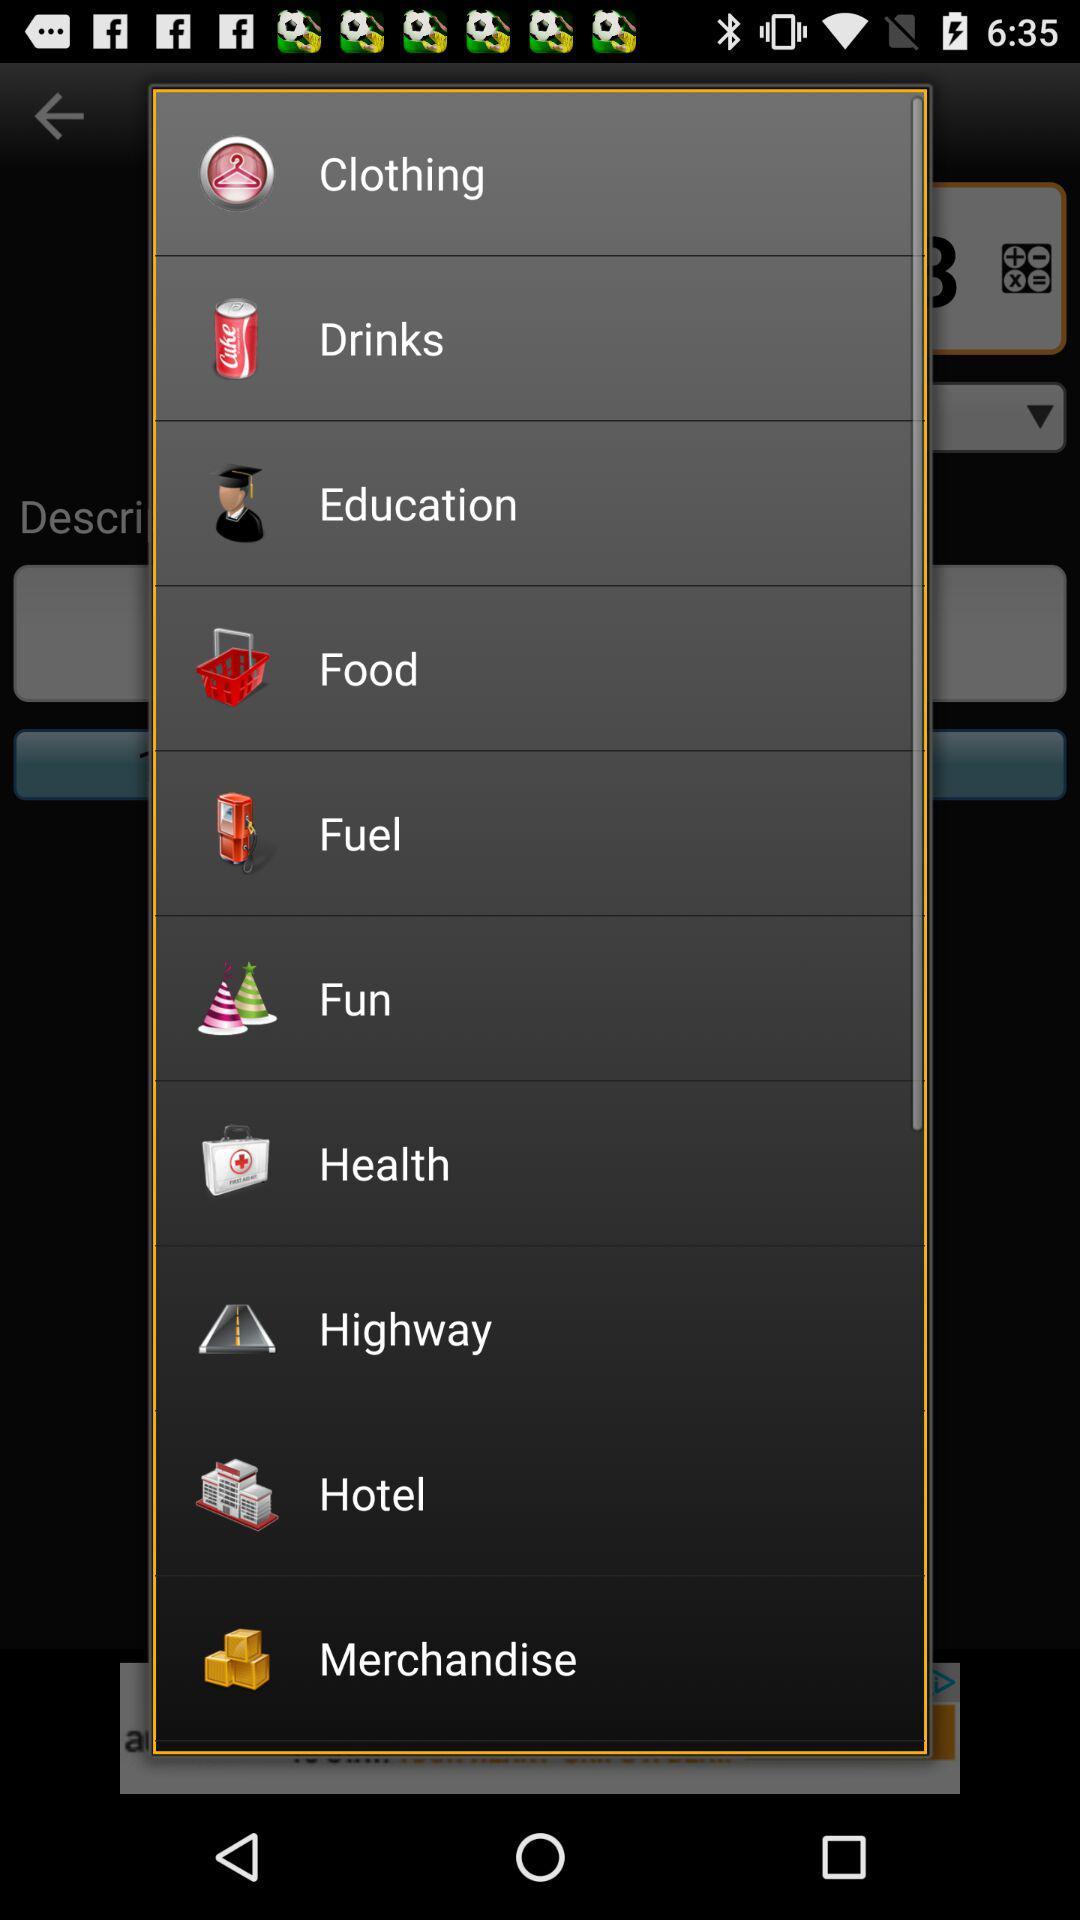 The image size is (1080, 1920). I want to click on health item, so click(607, 1162).